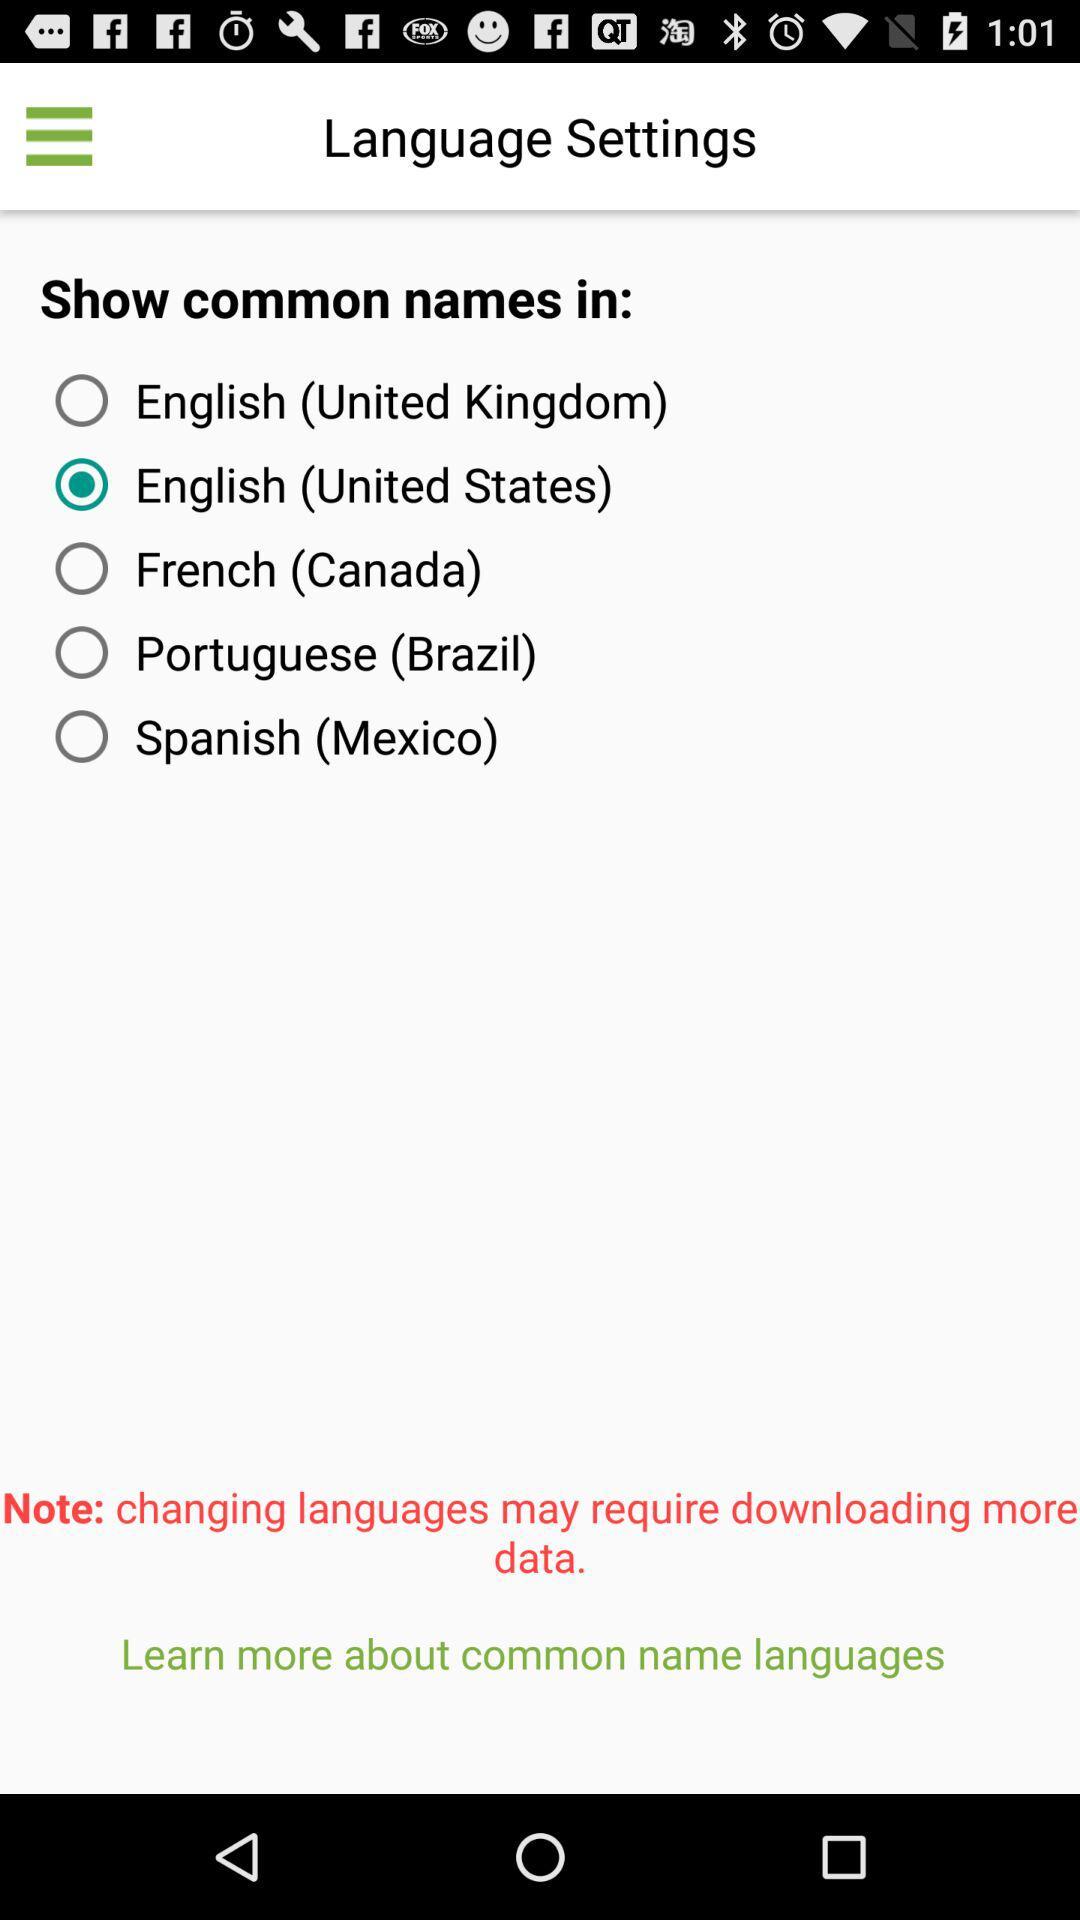 The height and width of the screenshot is (1920, 1080). Describe the element at coordinates (292, 652) in the screenshot. I see `portuguese (brazil) icon` at that location.